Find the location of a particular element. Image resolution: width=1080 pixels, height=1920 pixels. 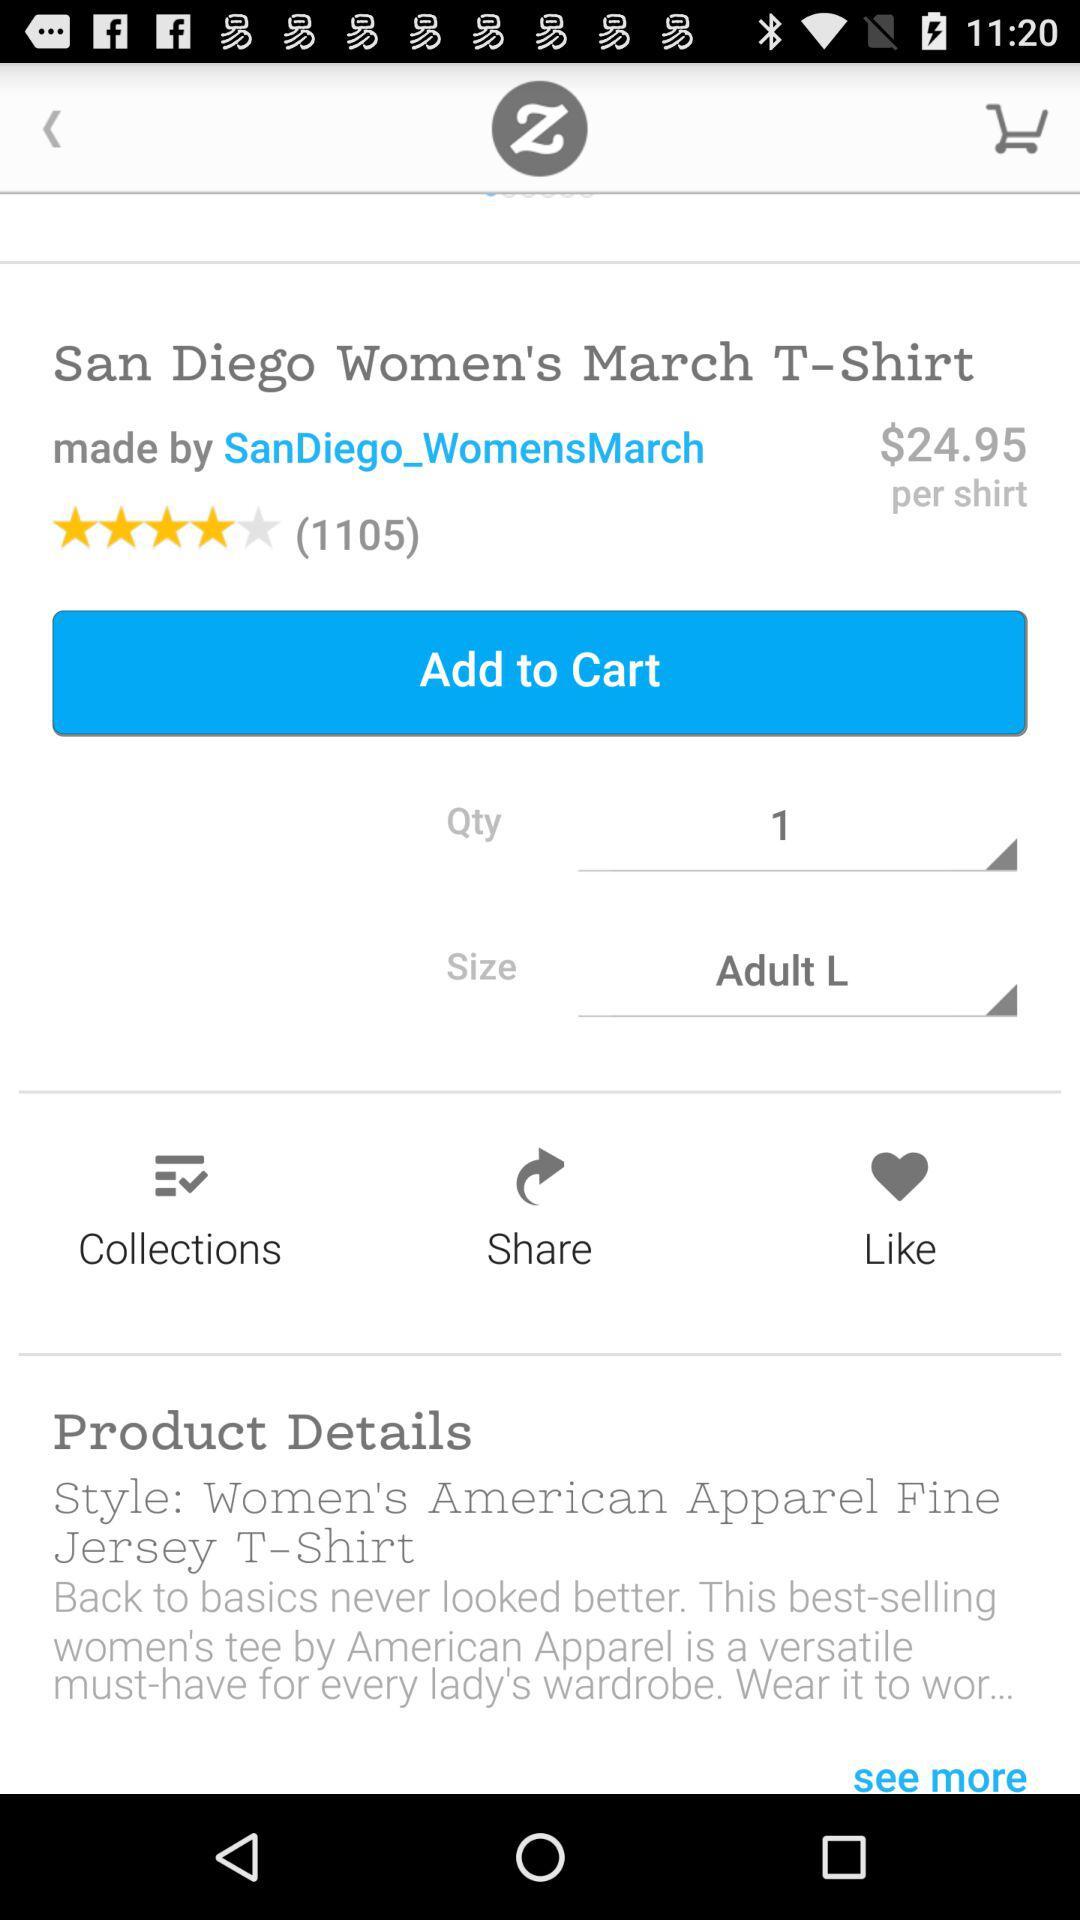

shopping select button is located at coordinates (1017, 127).